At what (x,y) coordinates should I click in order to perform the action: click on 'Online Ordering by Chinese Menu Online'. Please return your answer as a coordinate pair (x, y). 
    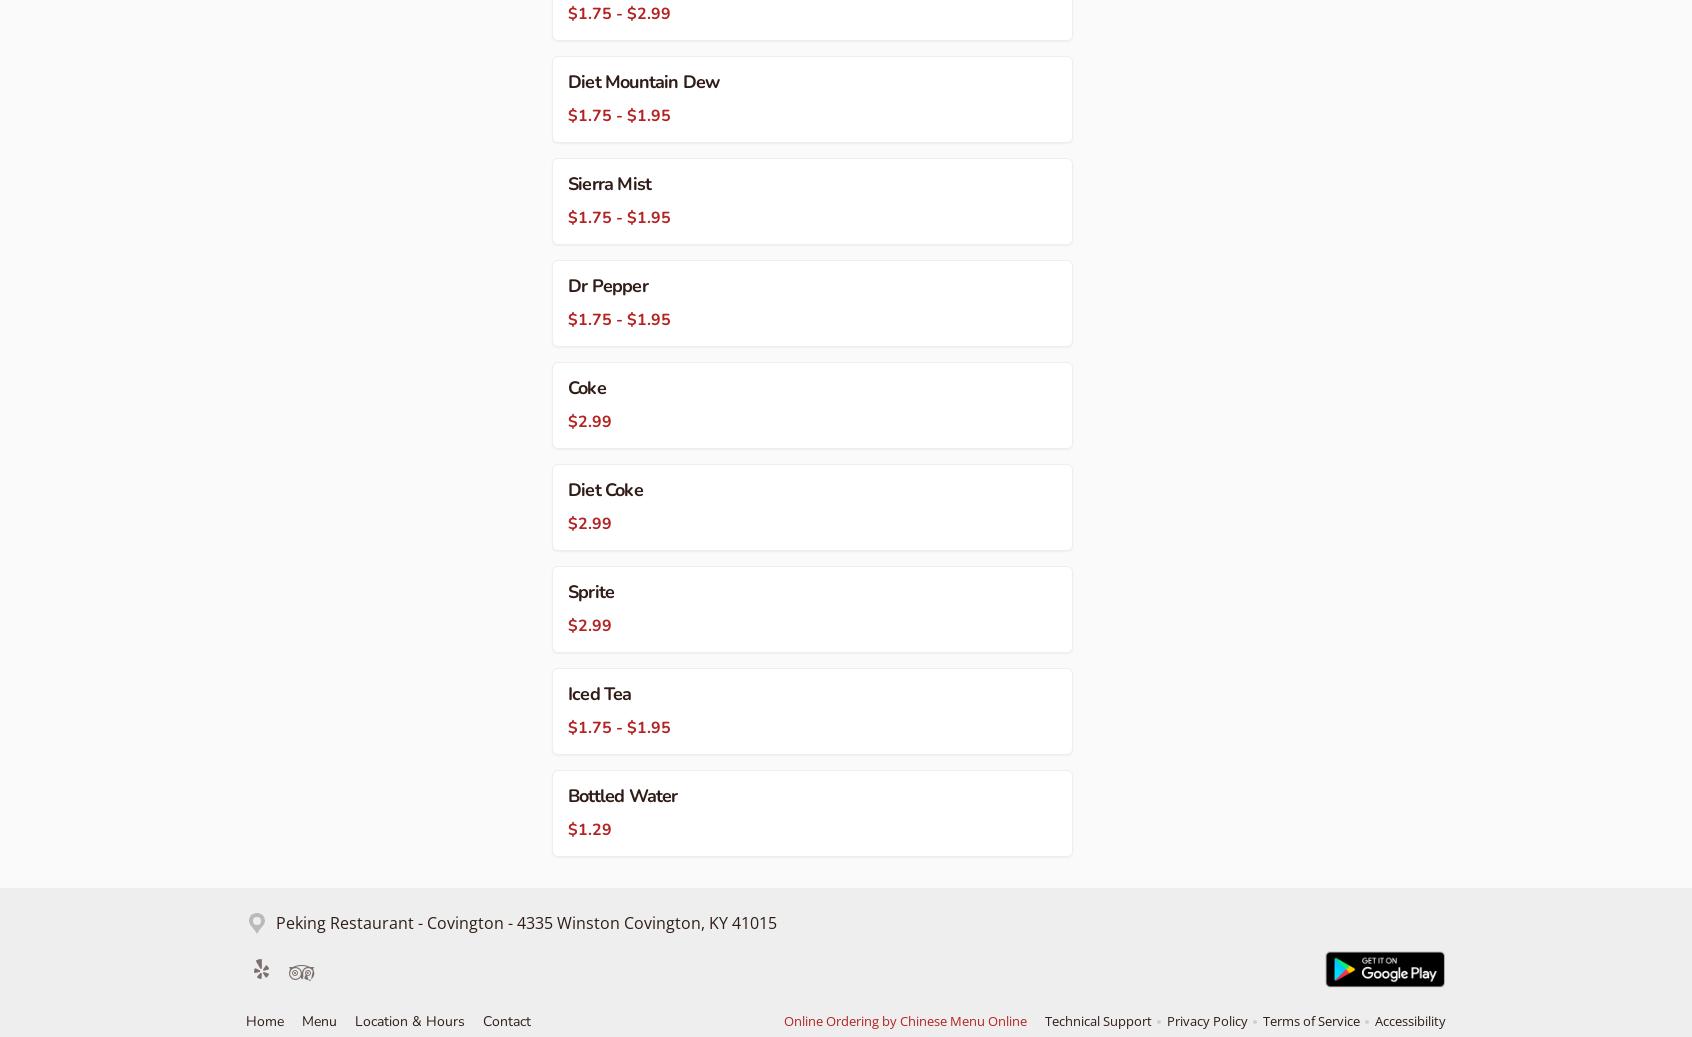
    Looking at the image, I should click on (904, 1019).